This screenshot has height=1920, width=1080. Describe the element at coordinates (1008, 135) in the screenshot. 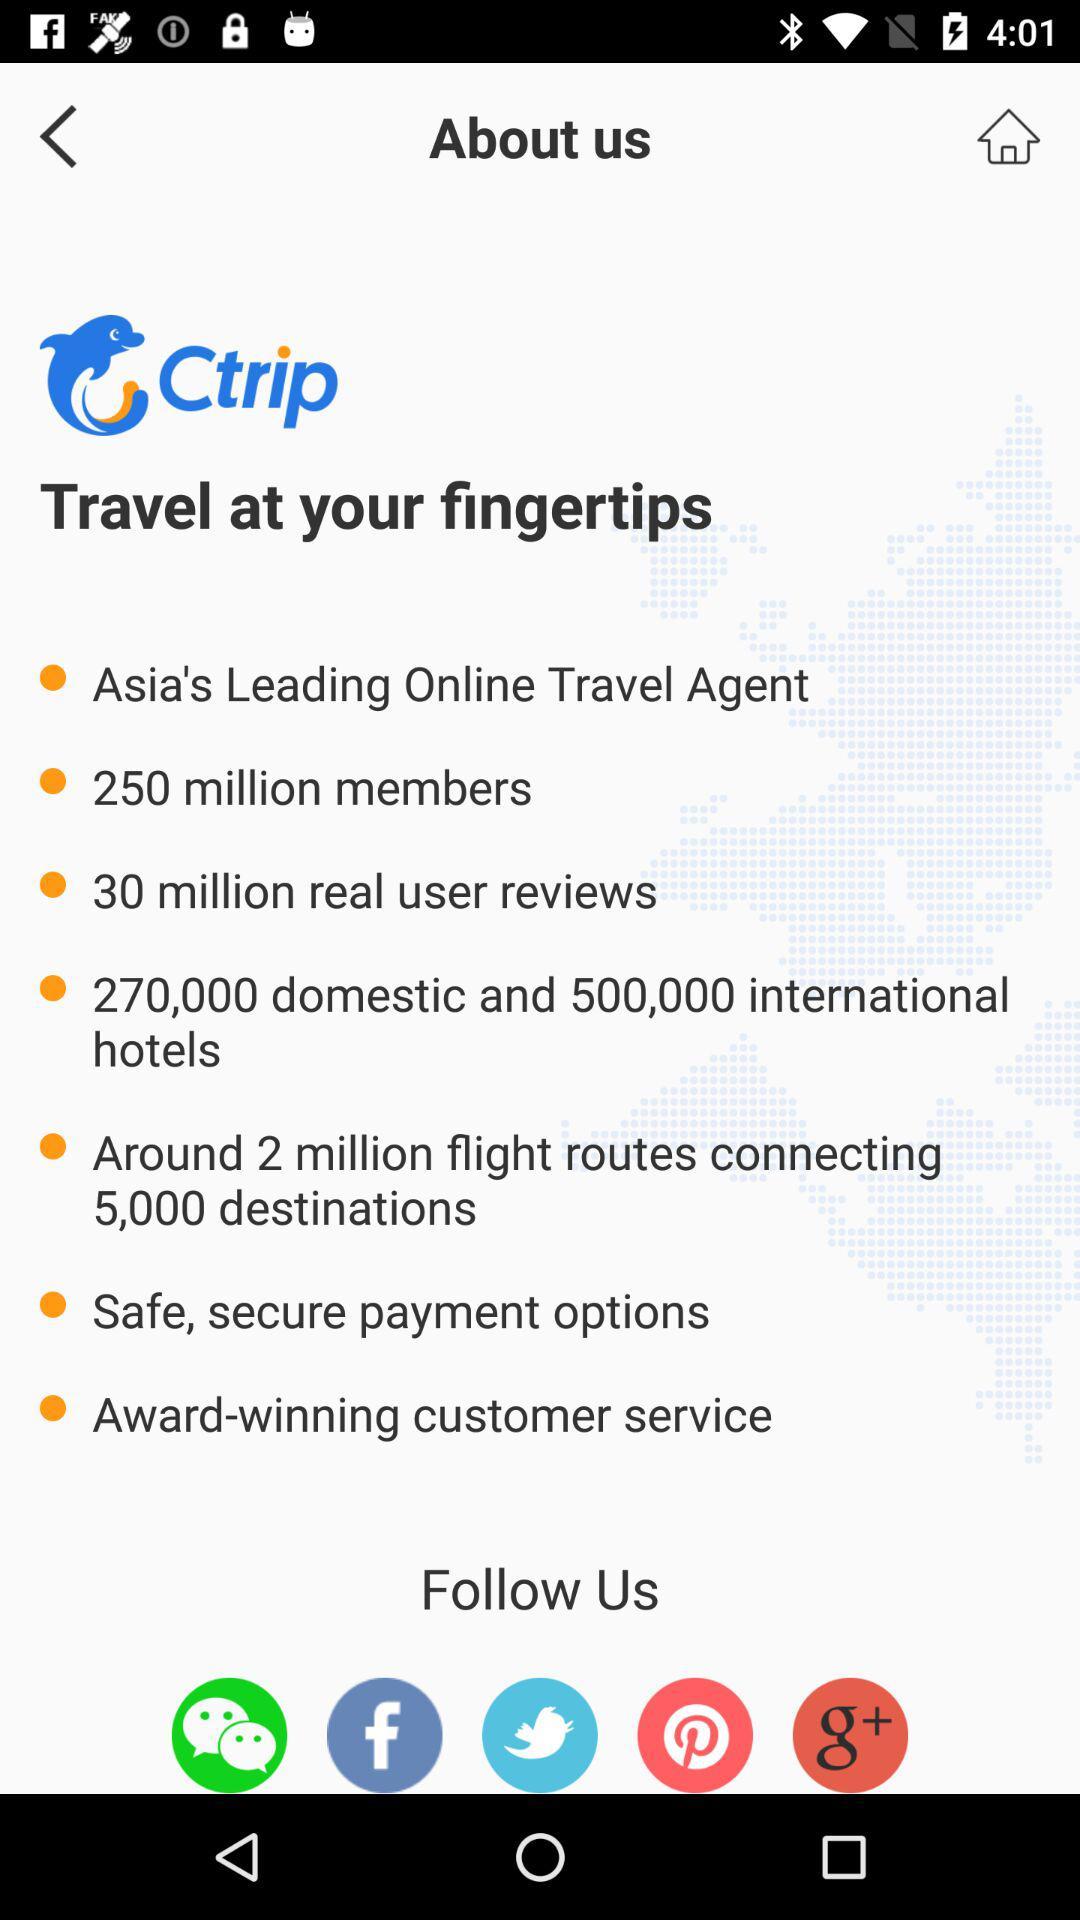

I see `the home icon` at that location.